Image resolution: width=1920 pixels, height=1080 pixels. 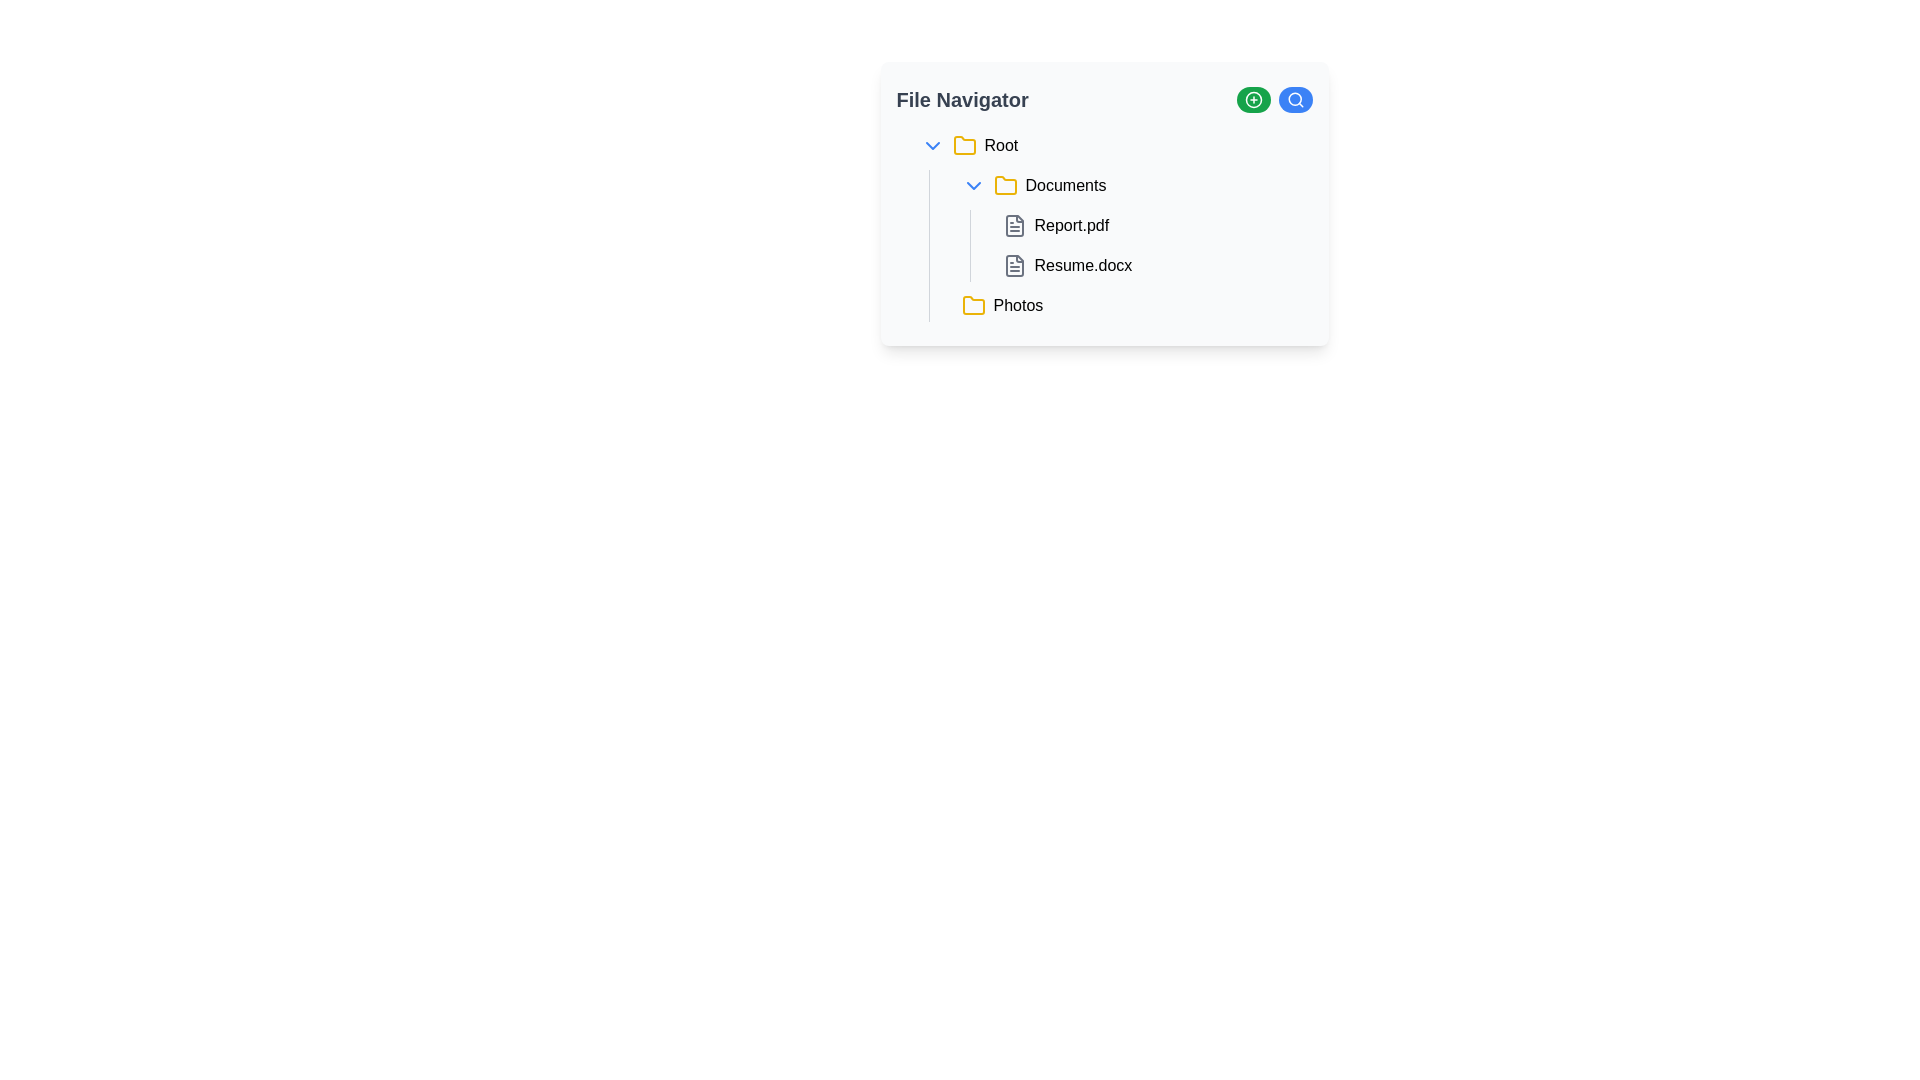 What do you see at coordinates (1153, 225) in the screenshot?
I see `the file list item named 'Report.pdf' located under the 'Documents' directory` at bounding box center [1153, 225].